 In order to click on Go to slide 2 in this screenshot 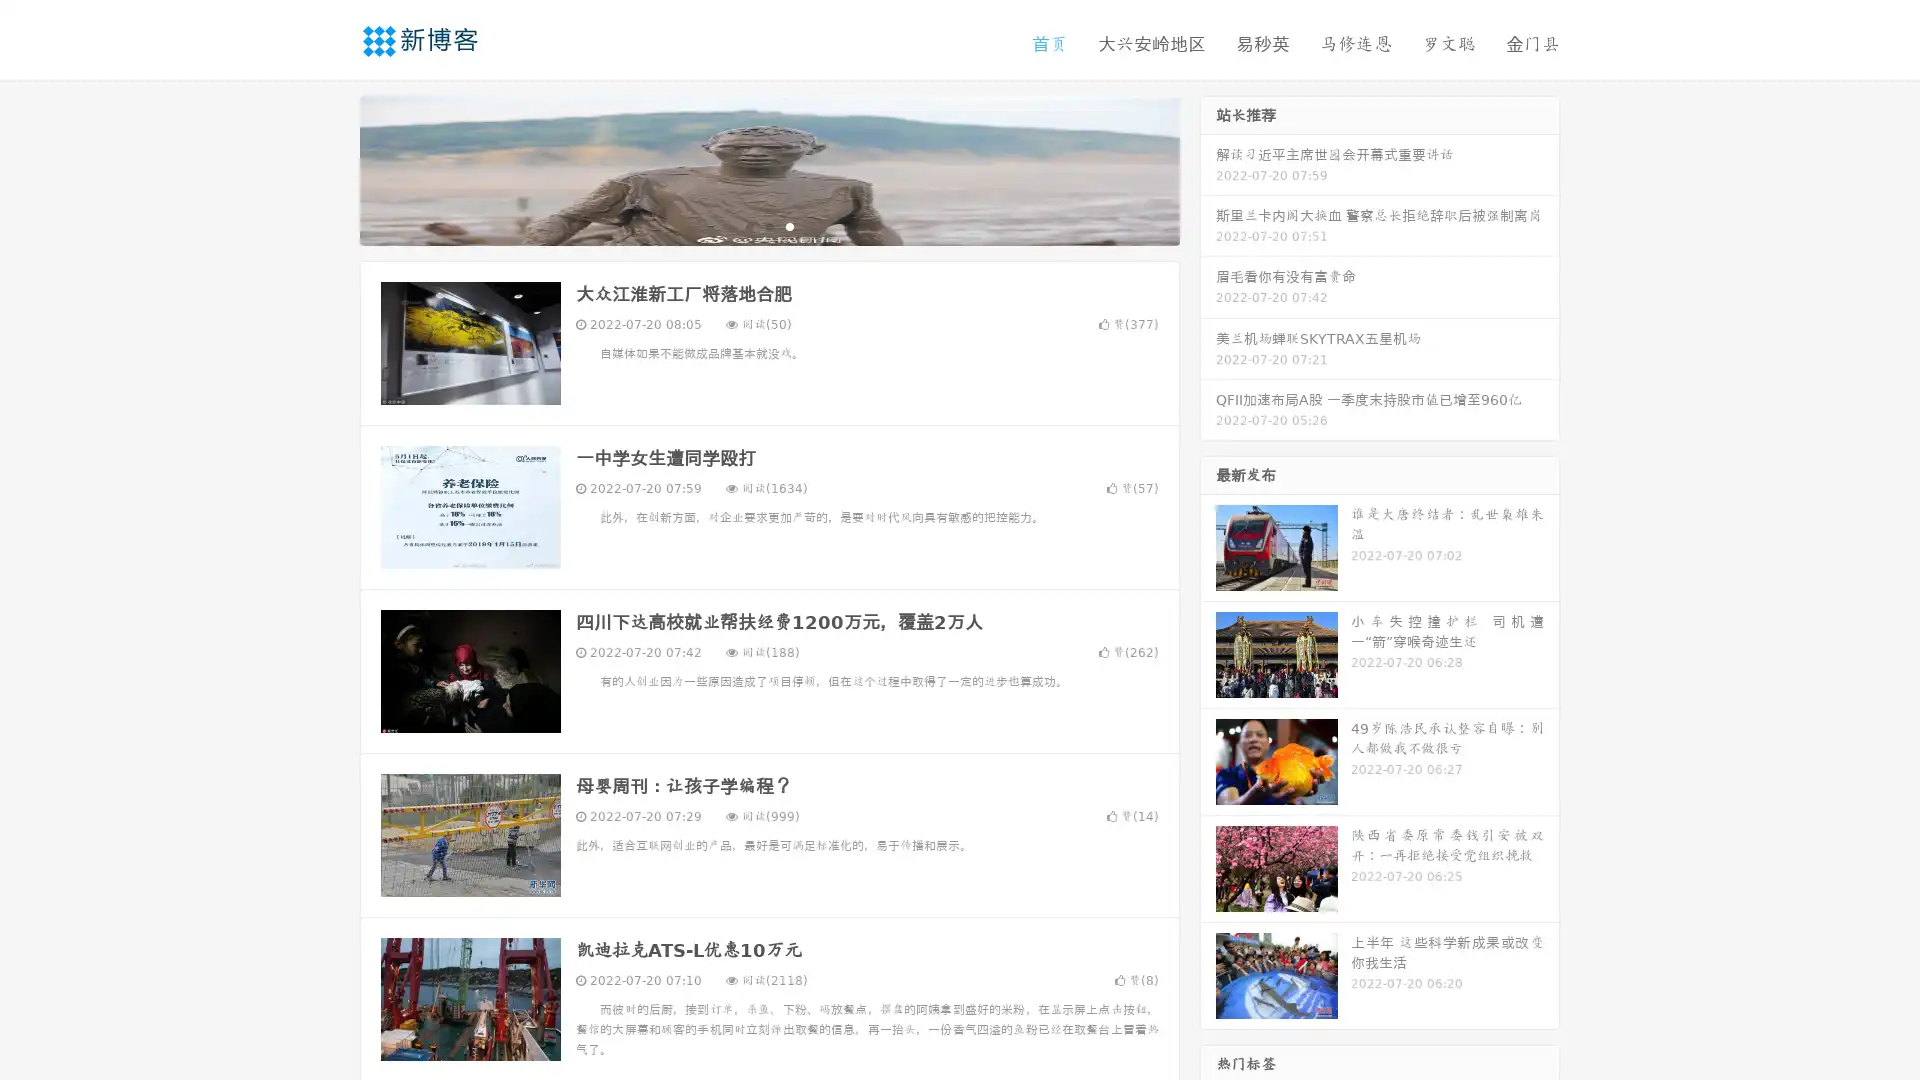, I will do `click(768, 225)`.